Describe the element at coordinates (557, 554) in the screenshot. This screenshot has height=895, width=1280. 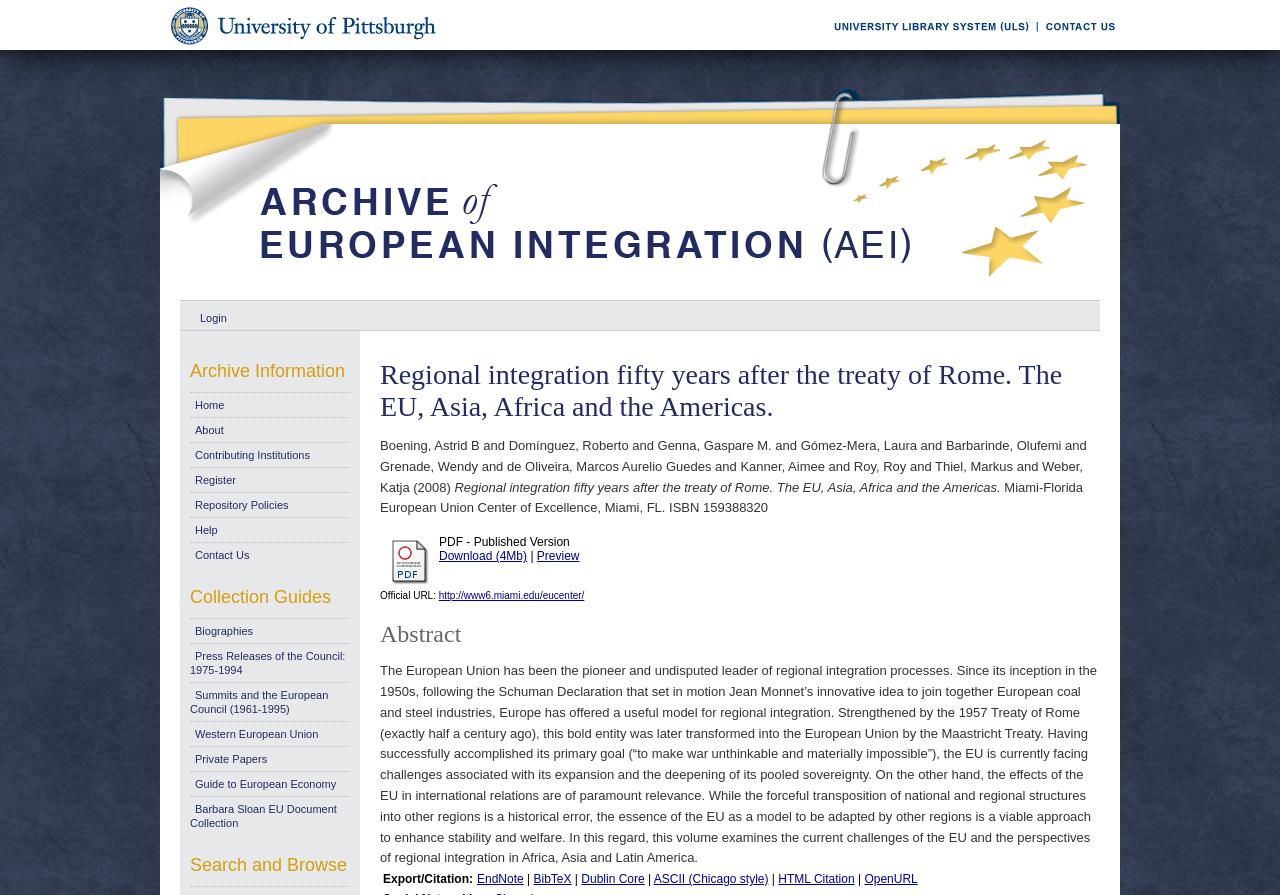
I see `'Preview'` at that location.